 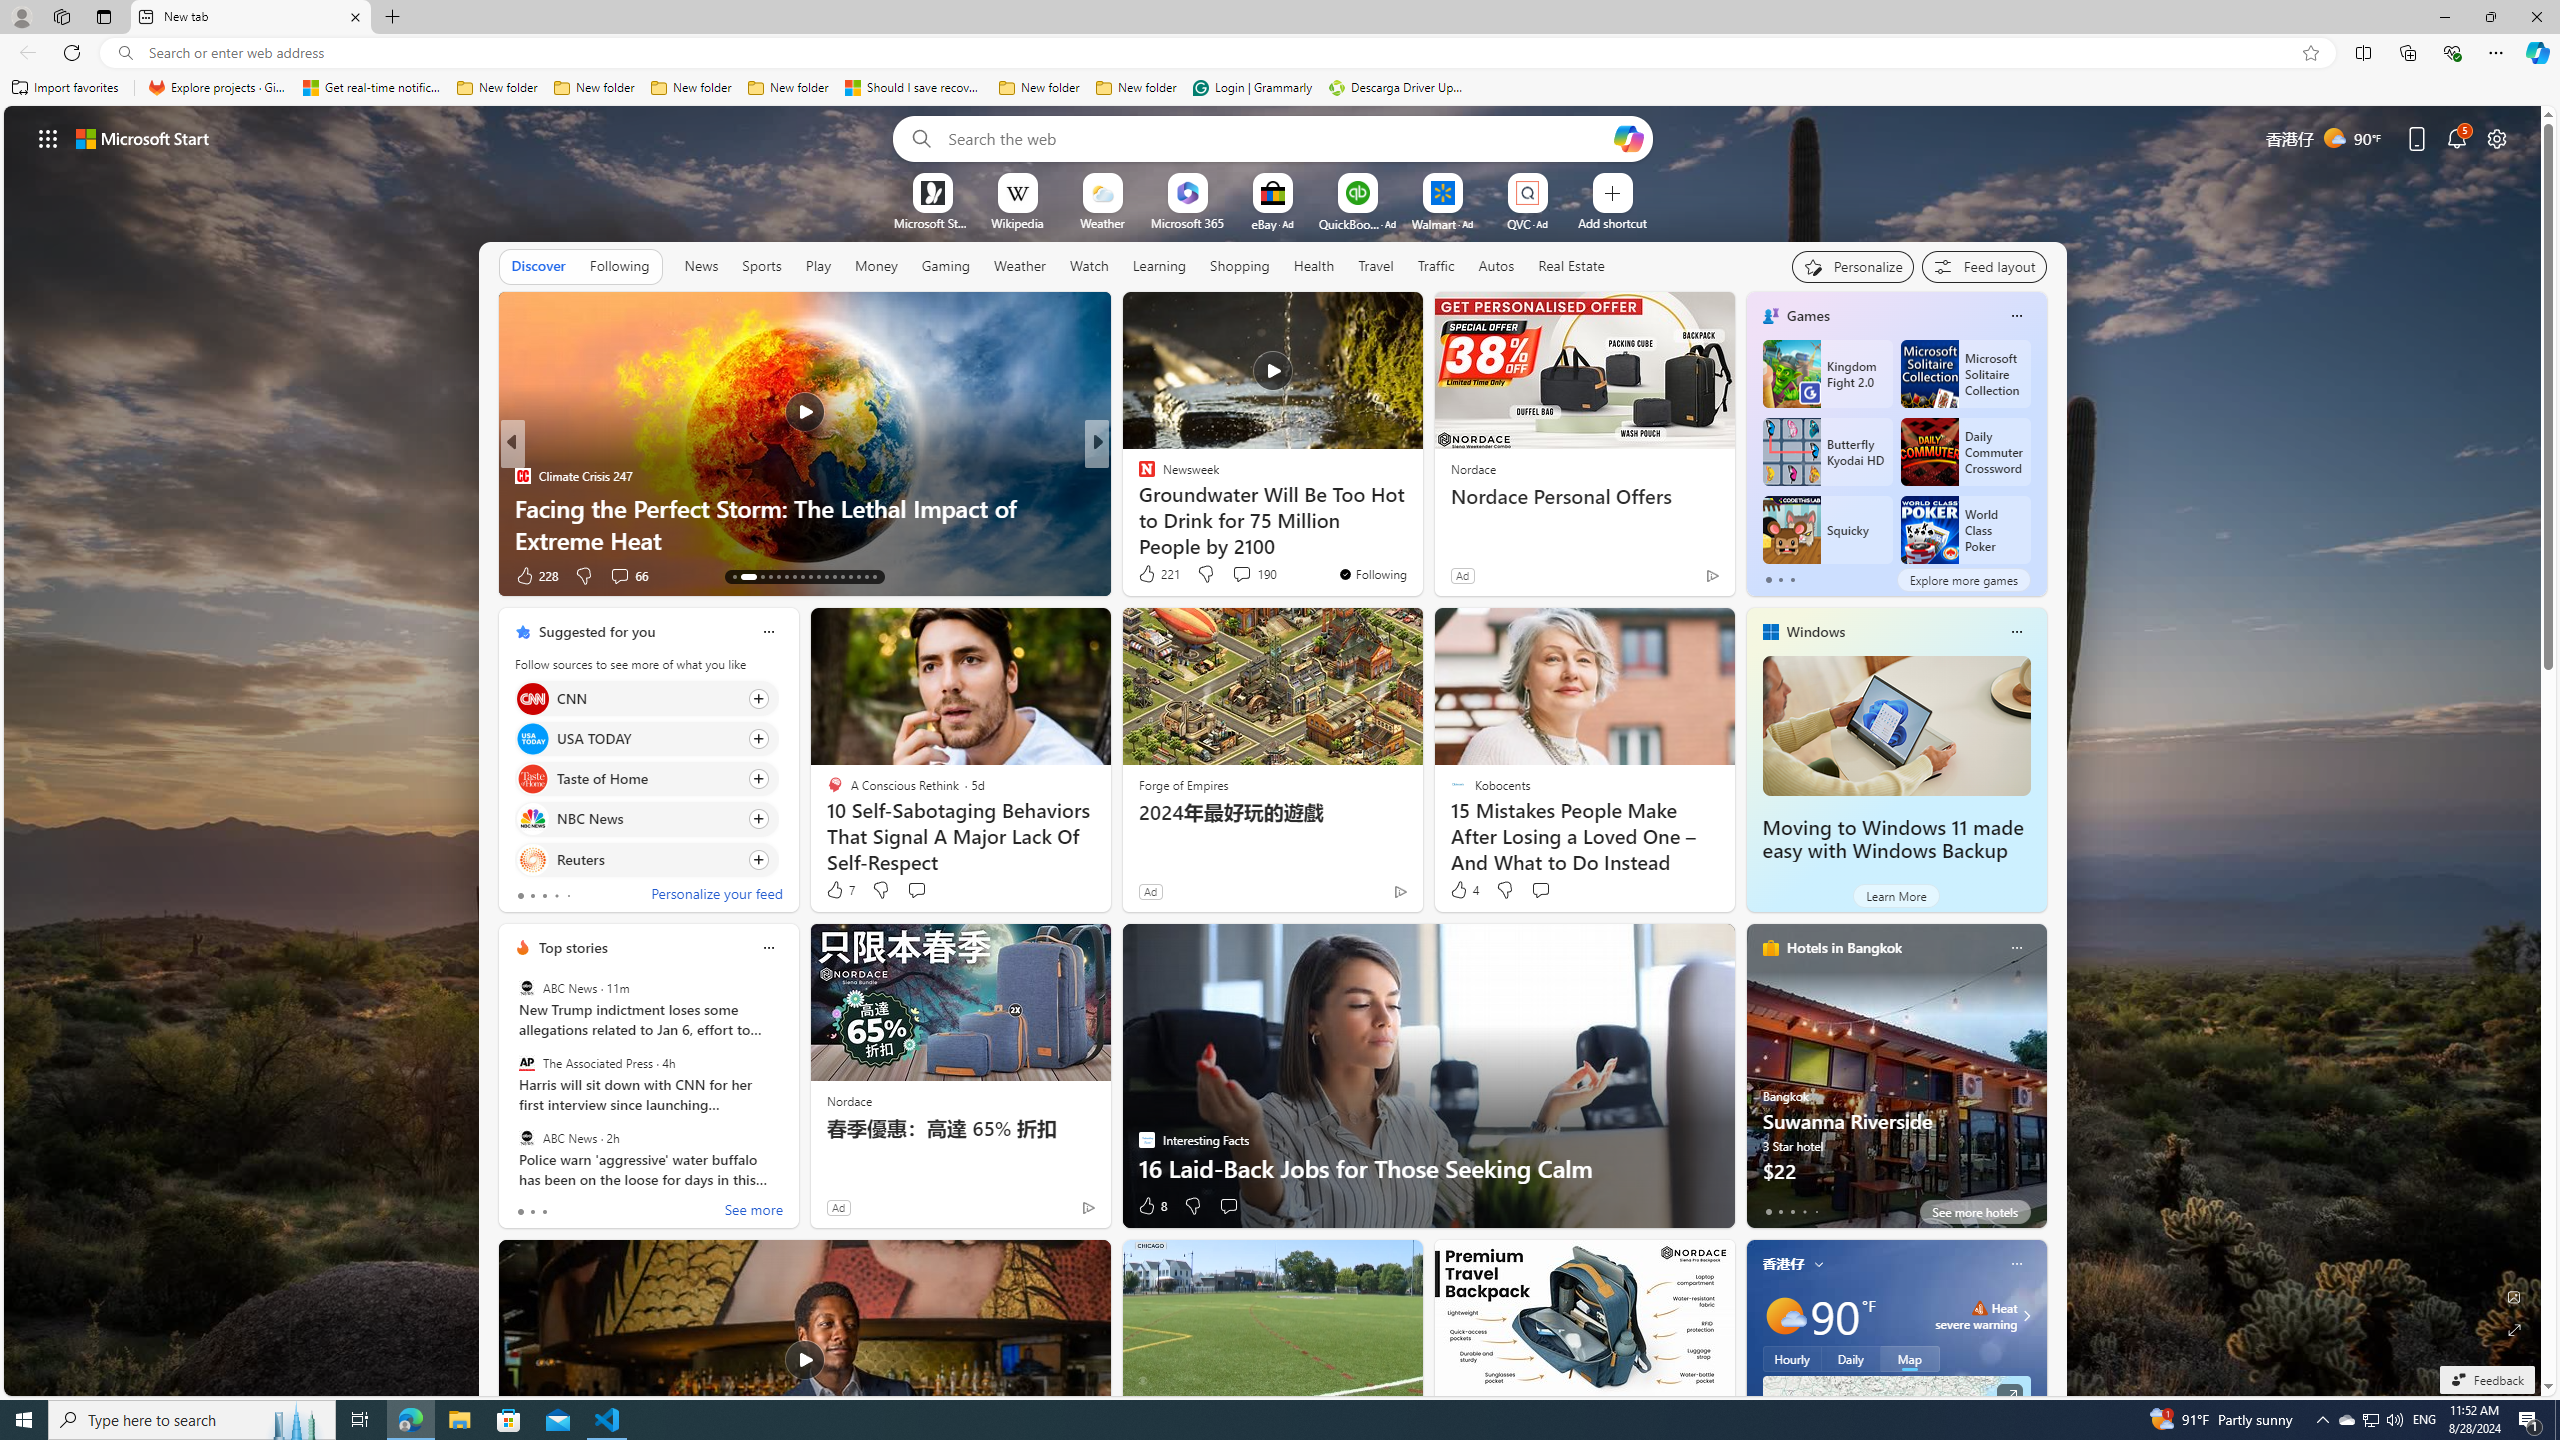 What do you see at coordinates (65, 87) in the screenshot?
I see `'Import favorites'` at bounding box center [65, 87].